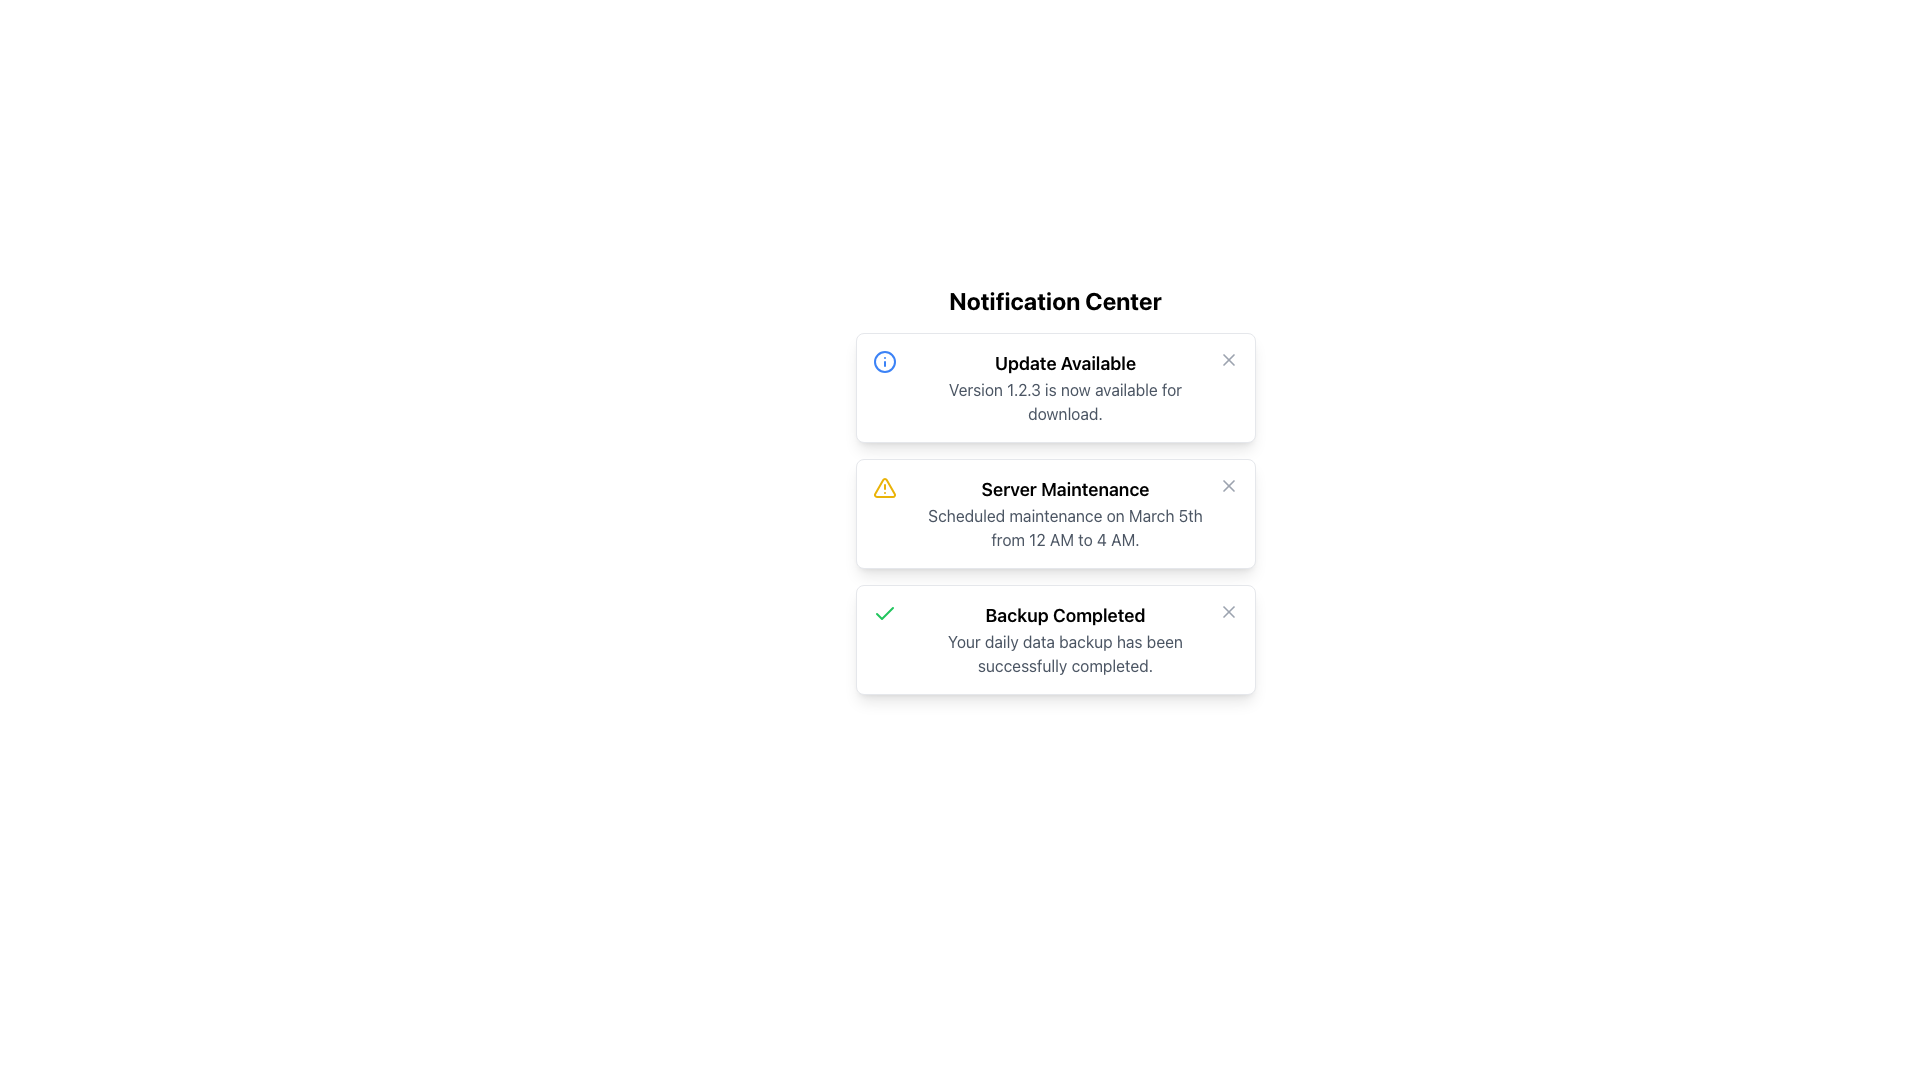  What do you see at coordinates (1064, 363) in the screenshot?
I see `the text label displaying 'Update Available', which is prominently positioned within the notification card` at bounding box center [1064, 363].